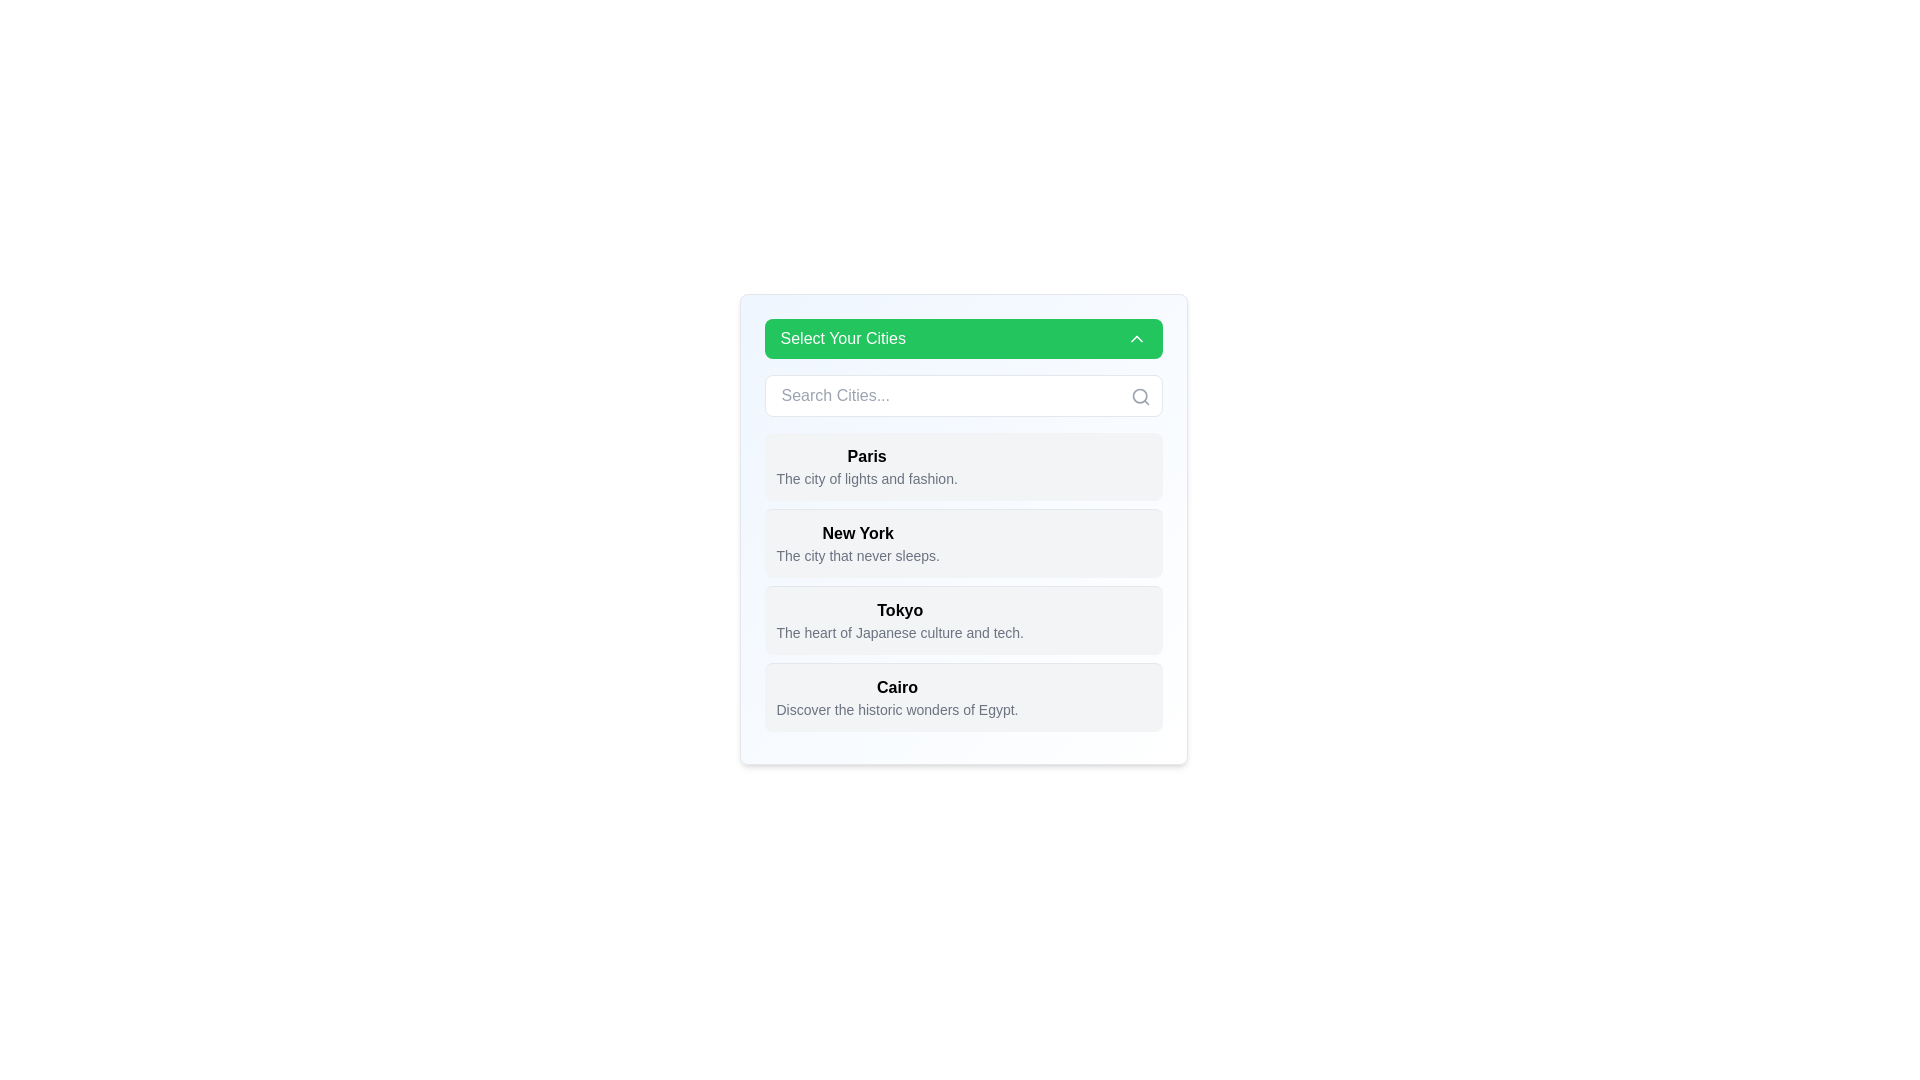 This screenshot has height=1080, width=1920. I want to click on text label that corresponds to the city entry 'Tokyo' in the list, which is positioned above 'Cairo' and below 'New York', so click(899, 609).